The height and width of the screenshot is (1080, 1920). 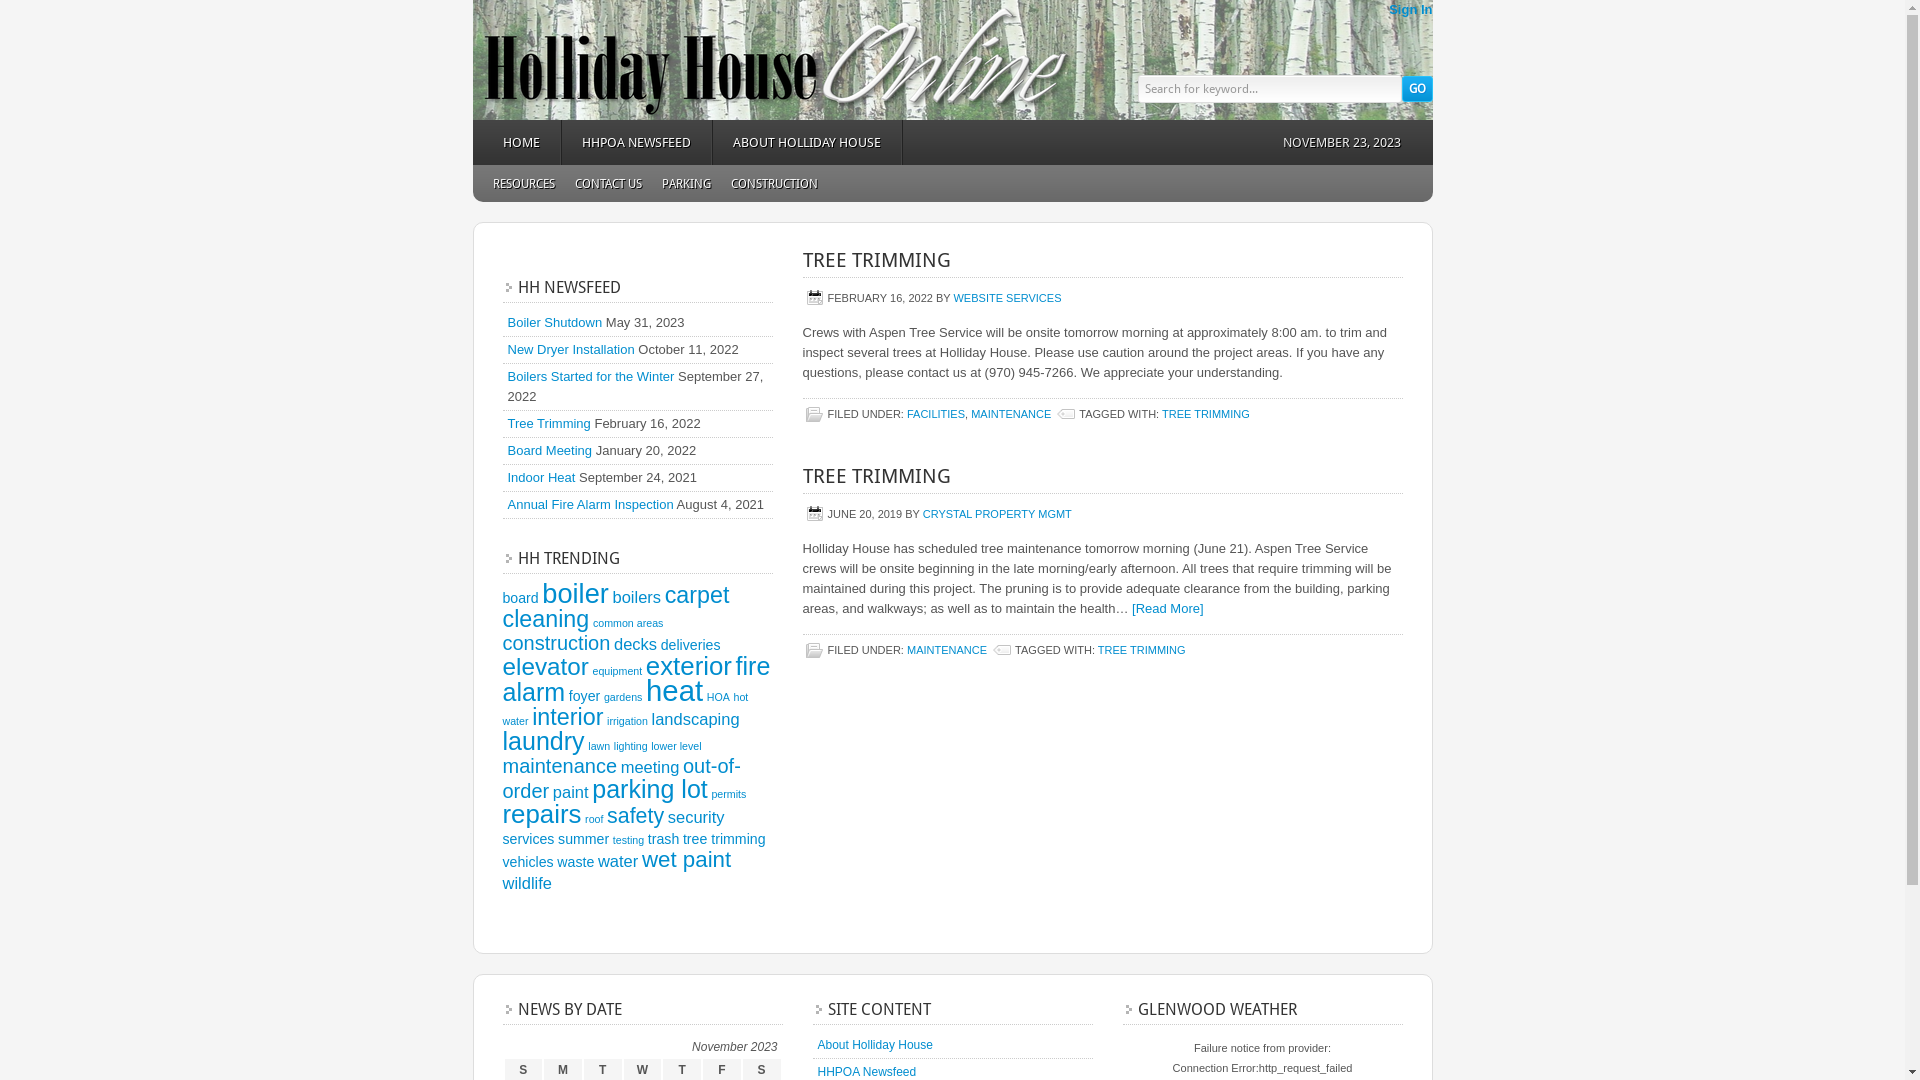 I want to click on 'TREE TRIMMING', so click(x=876, y=258).